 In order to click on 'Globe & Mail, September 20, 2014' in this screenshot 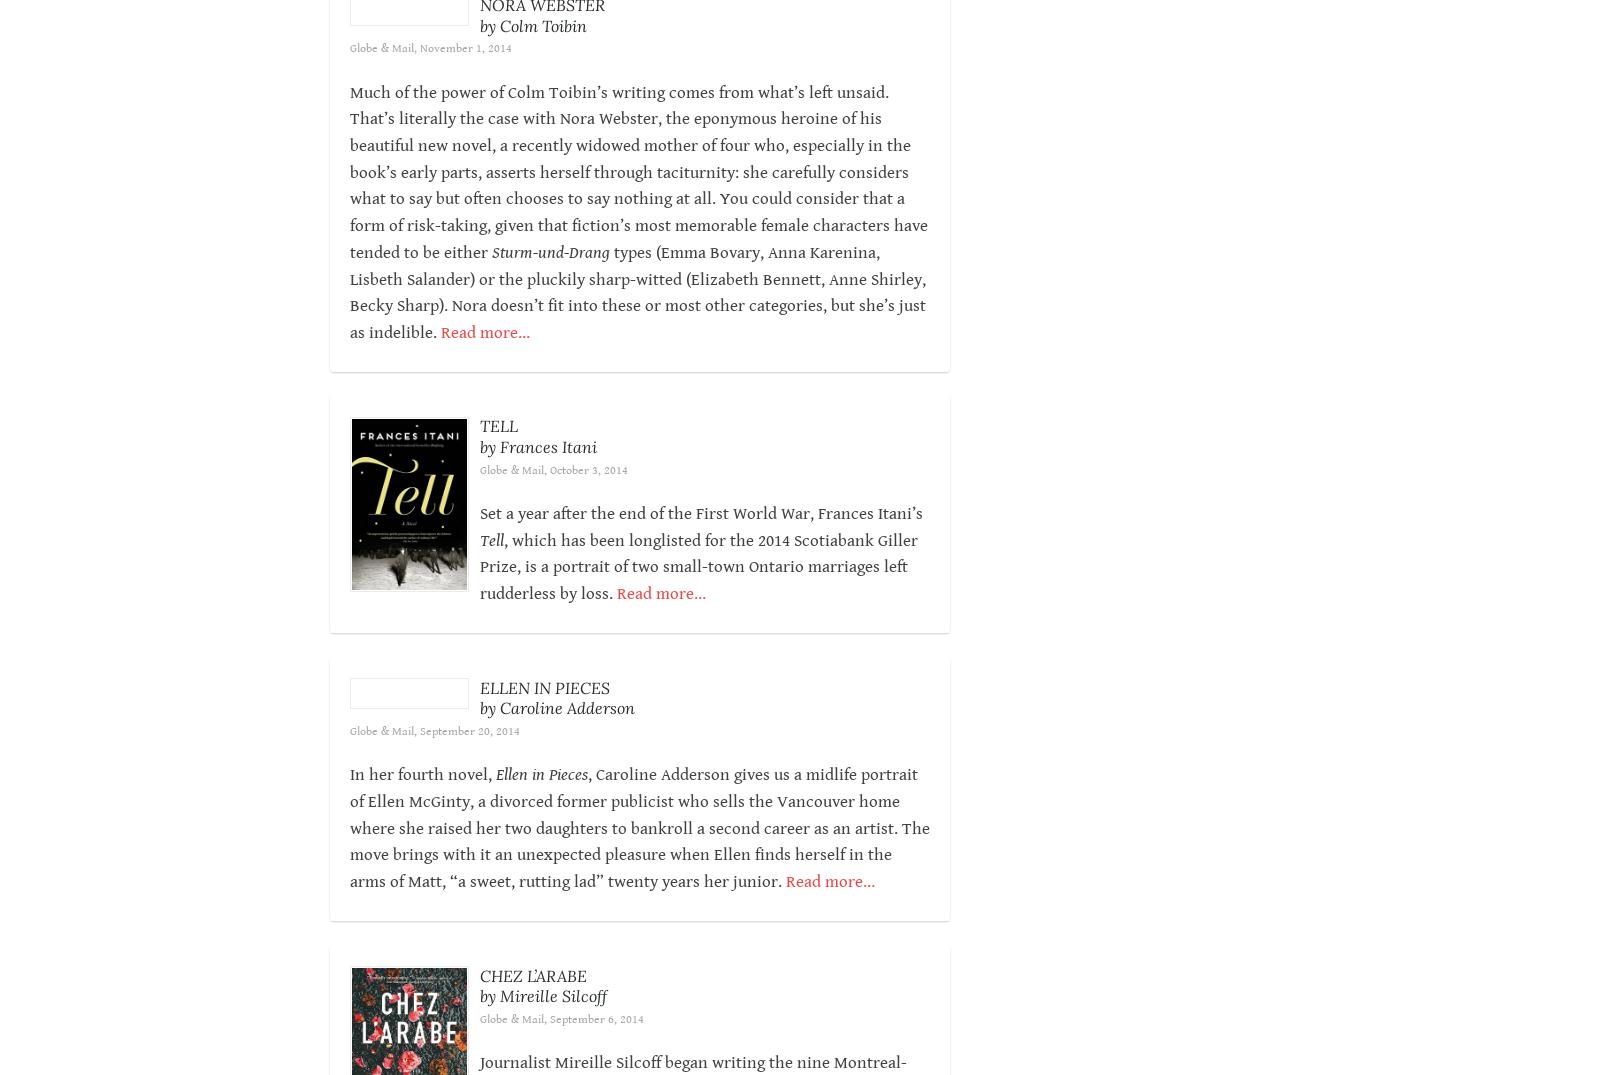, I will do `click(434, 757)`.